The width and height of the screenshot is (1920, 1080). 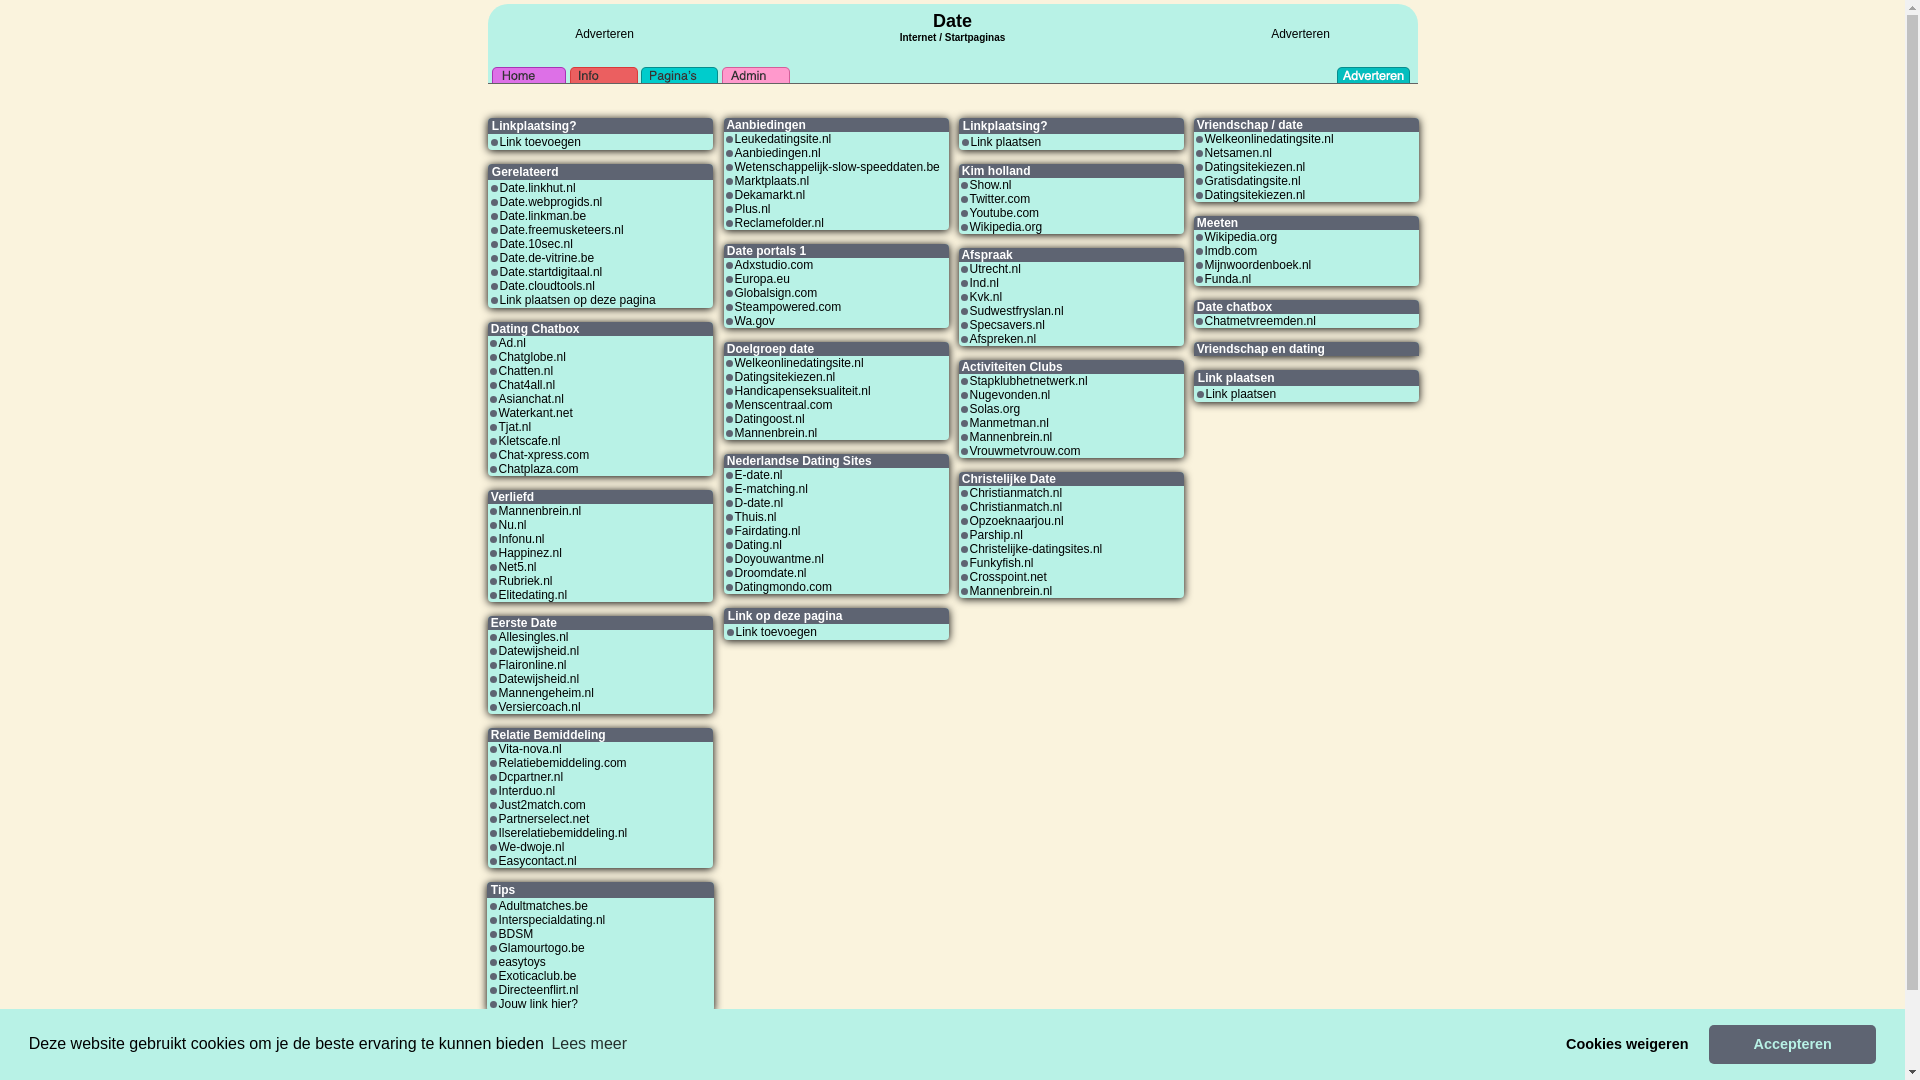 I want to click on 'Afspreken.nl', so click(x=1003, y=338).